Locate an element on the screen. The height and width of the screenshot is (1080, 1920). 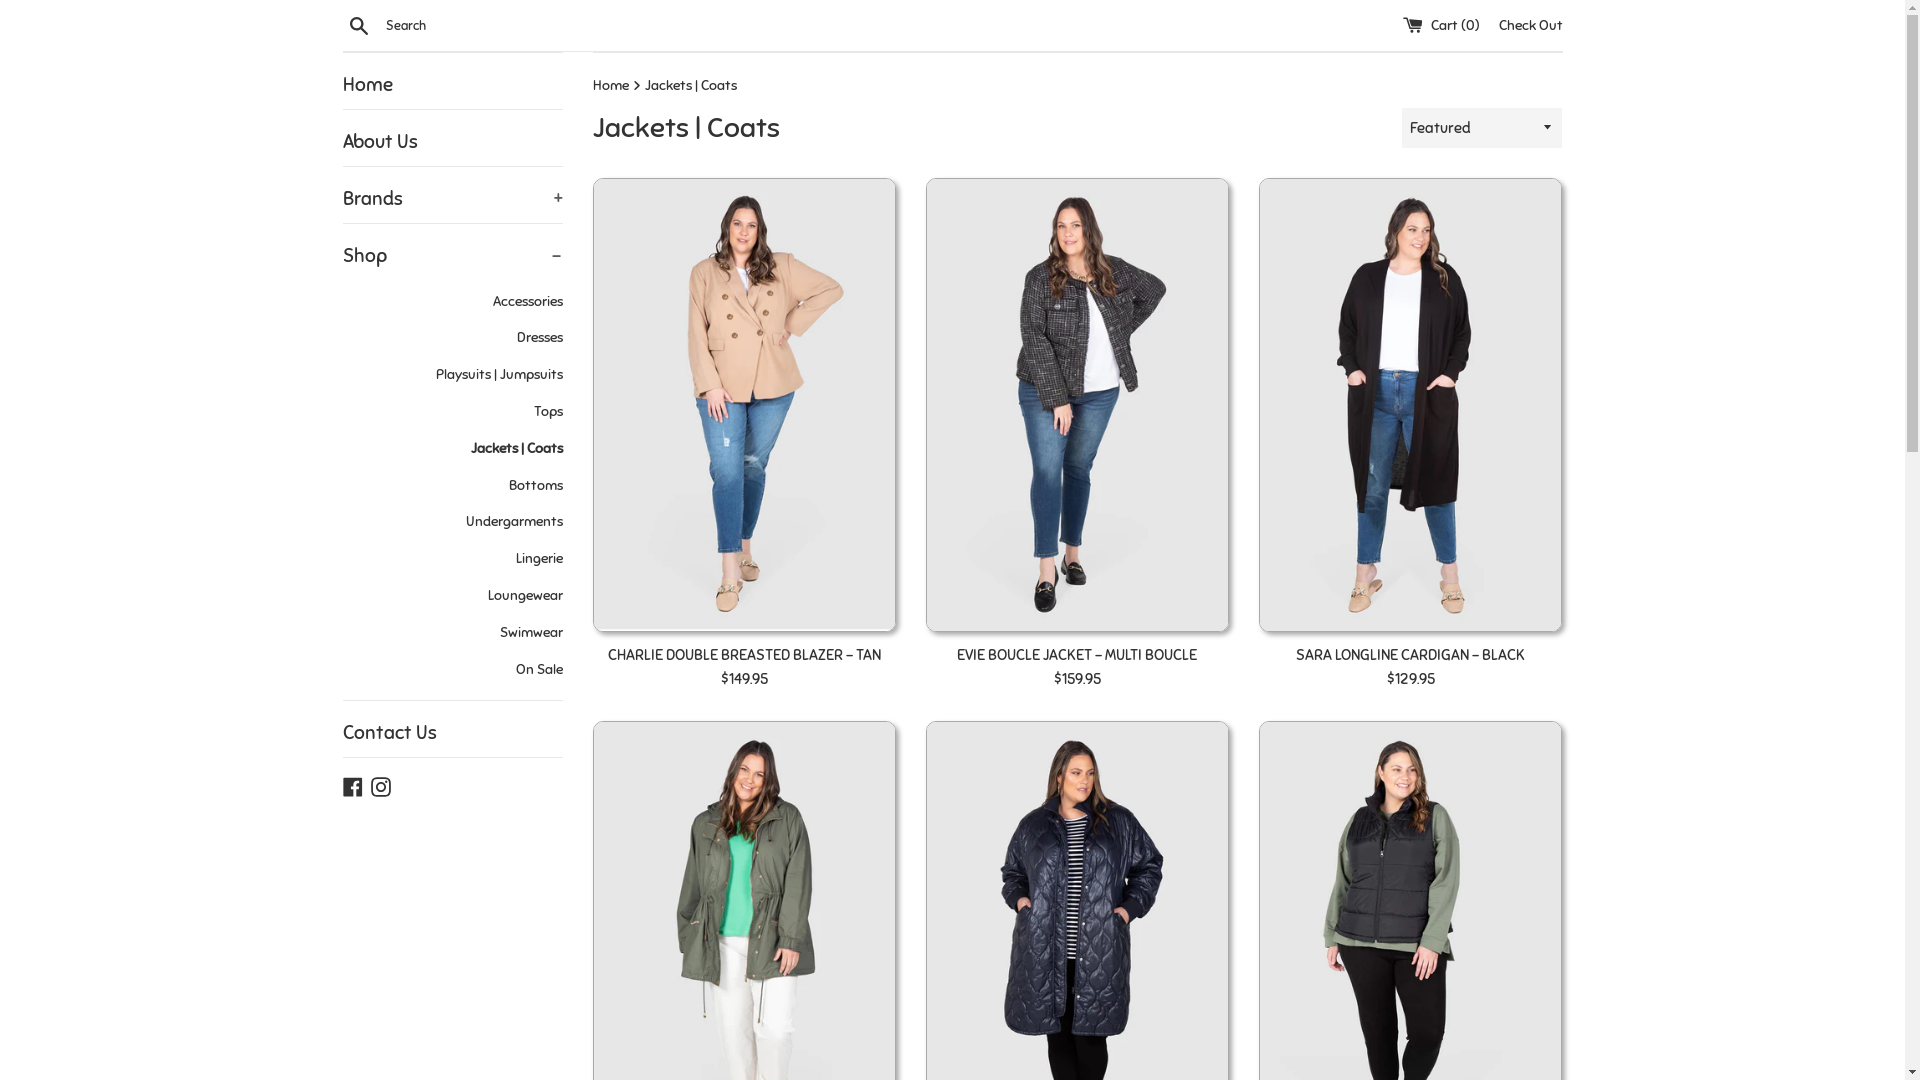
'Jackets | Coats' is located at coordinates (450, 448).